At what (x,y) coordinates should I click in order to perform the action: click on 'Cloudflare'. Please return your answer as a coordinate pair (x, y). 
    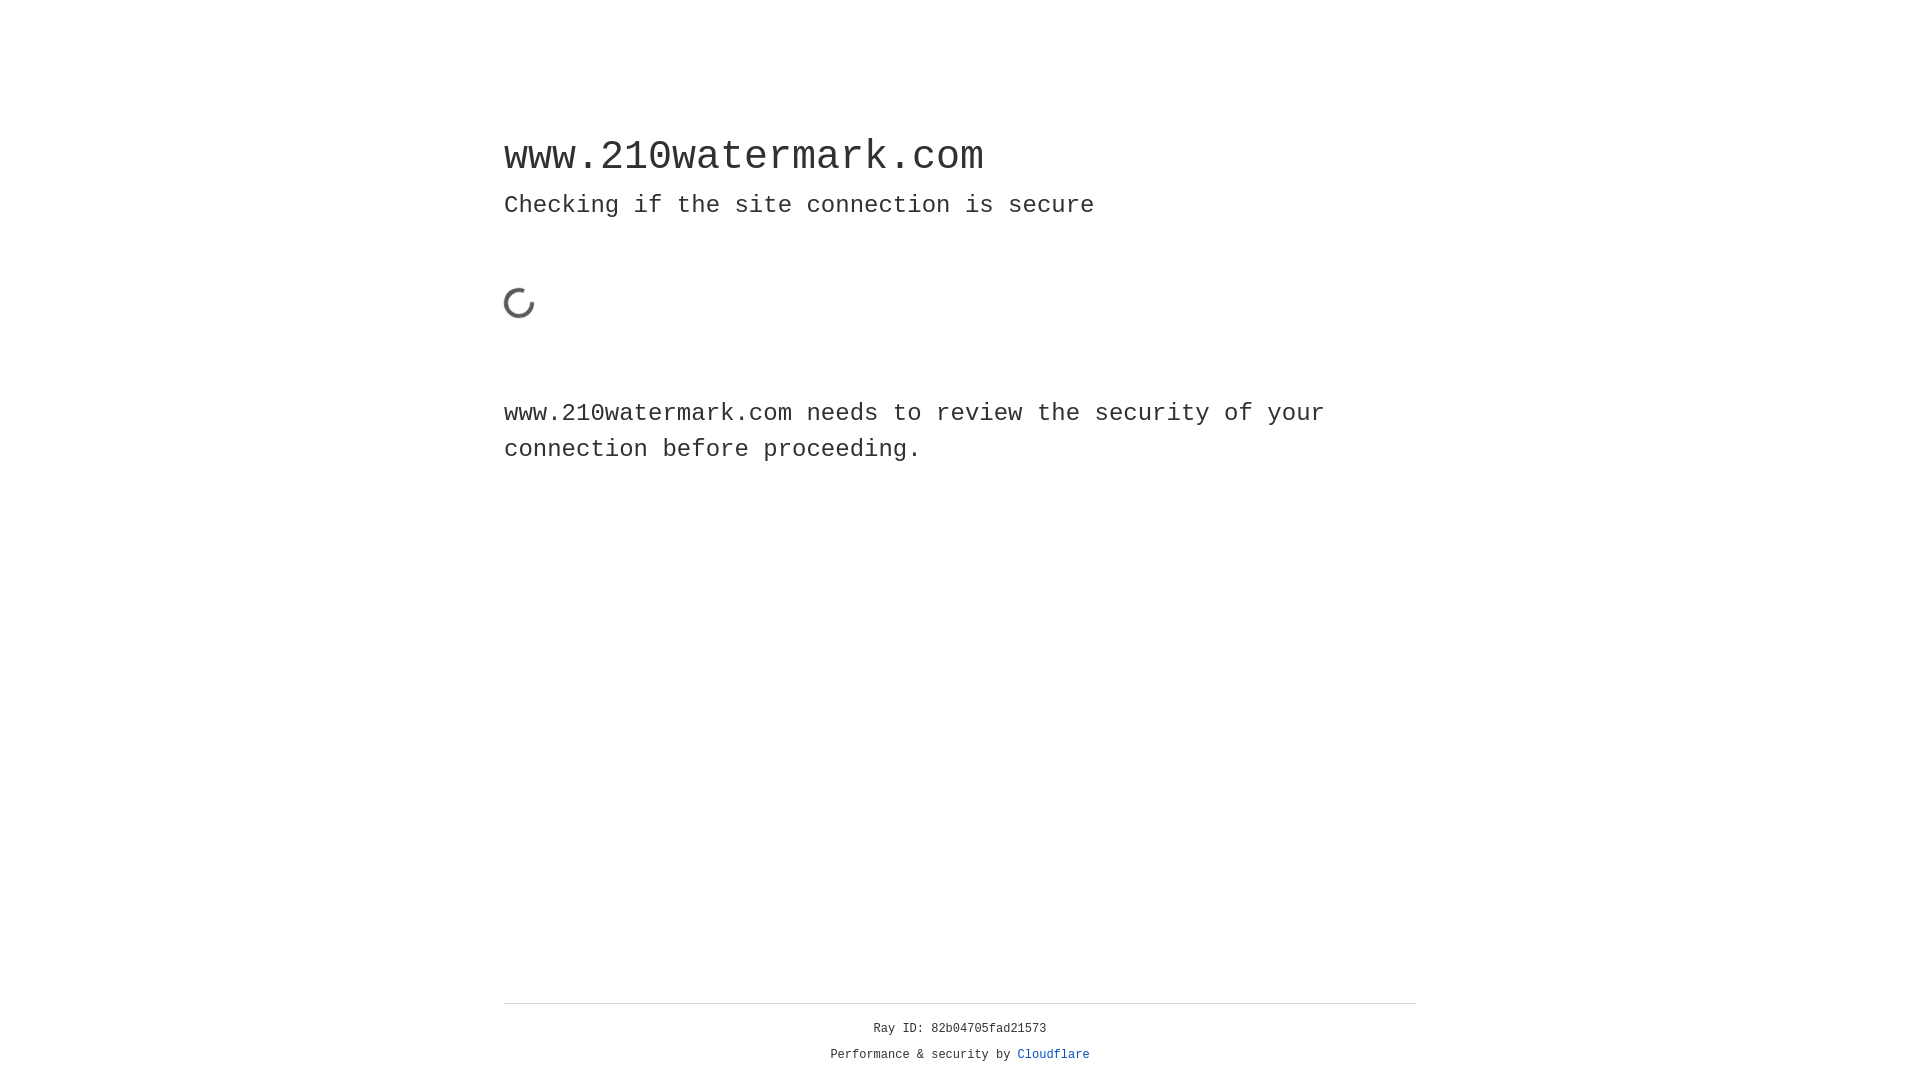
    Looking at the image, I should click on (1053, 1054).